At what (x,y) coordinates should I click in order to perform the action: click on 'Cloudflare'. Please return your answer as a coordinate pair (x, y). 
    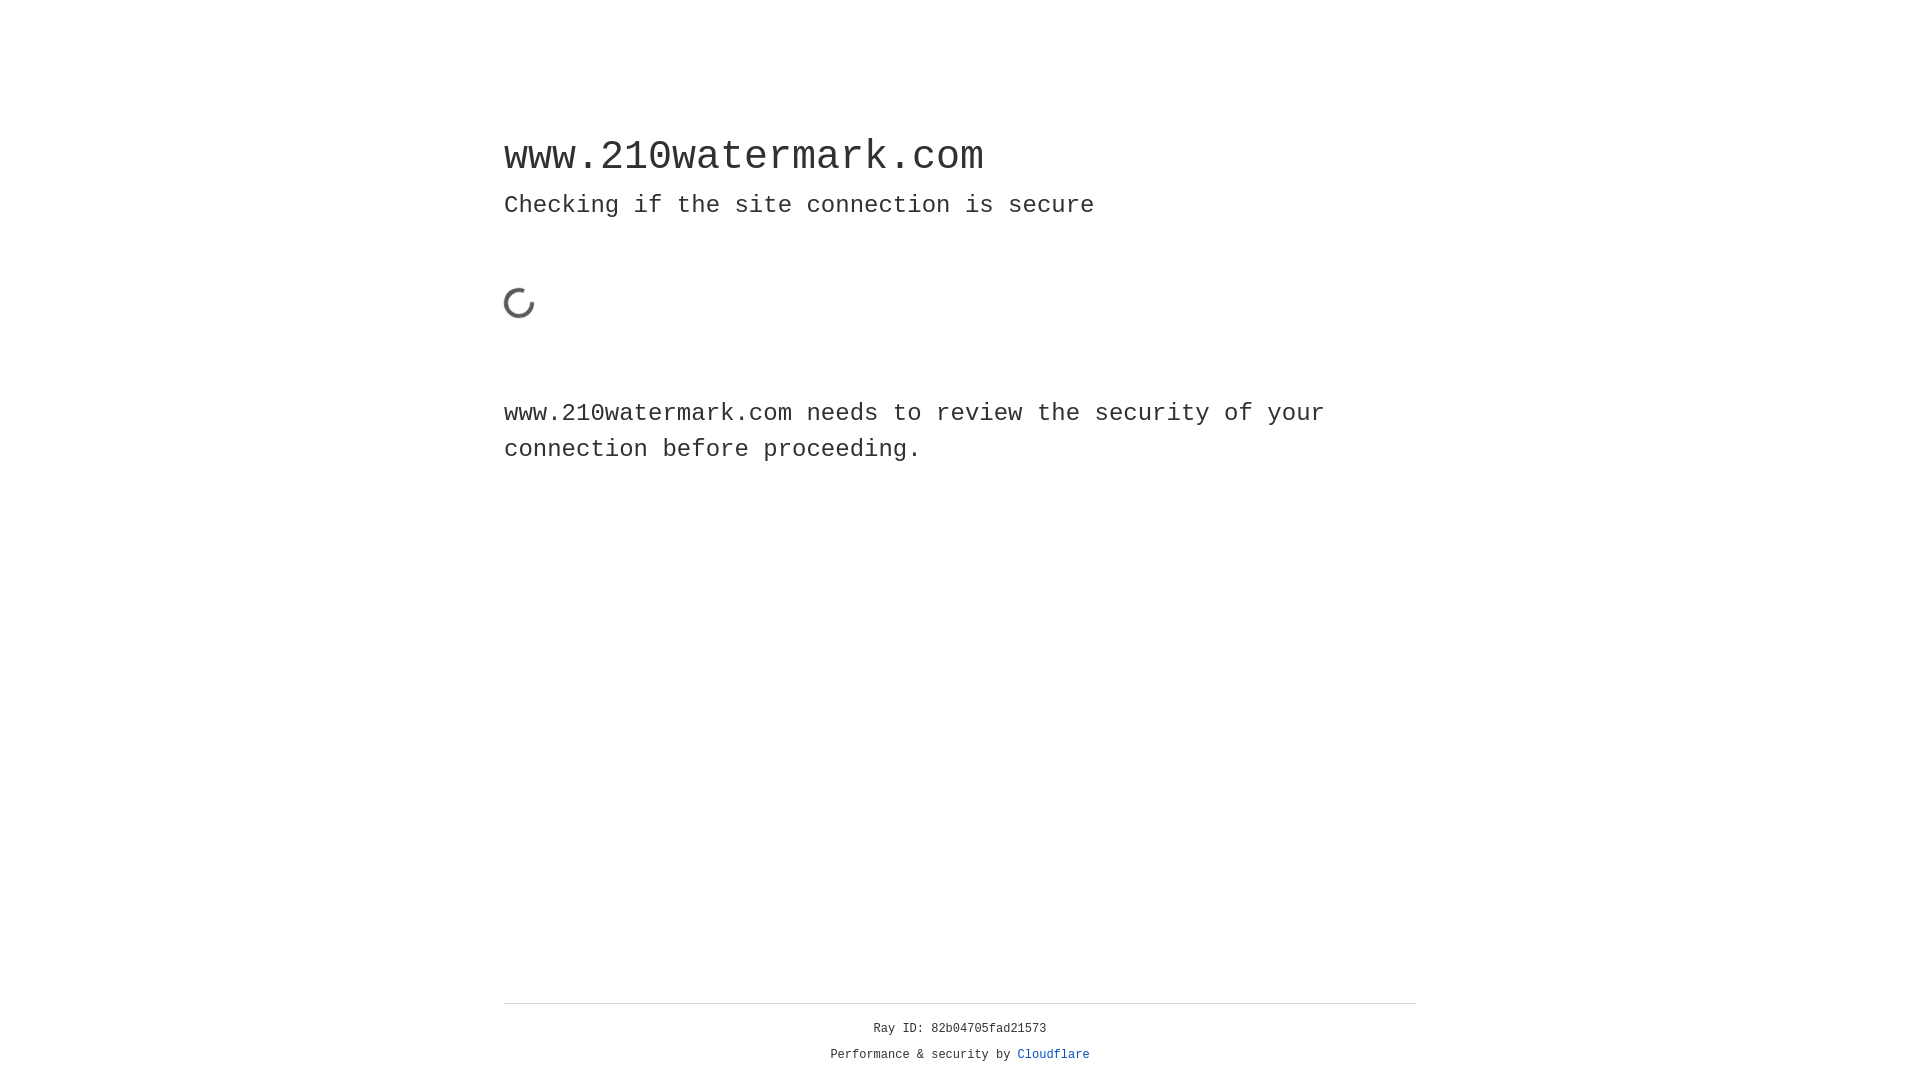
    Looking at the image, I should click on (1053, 1054).